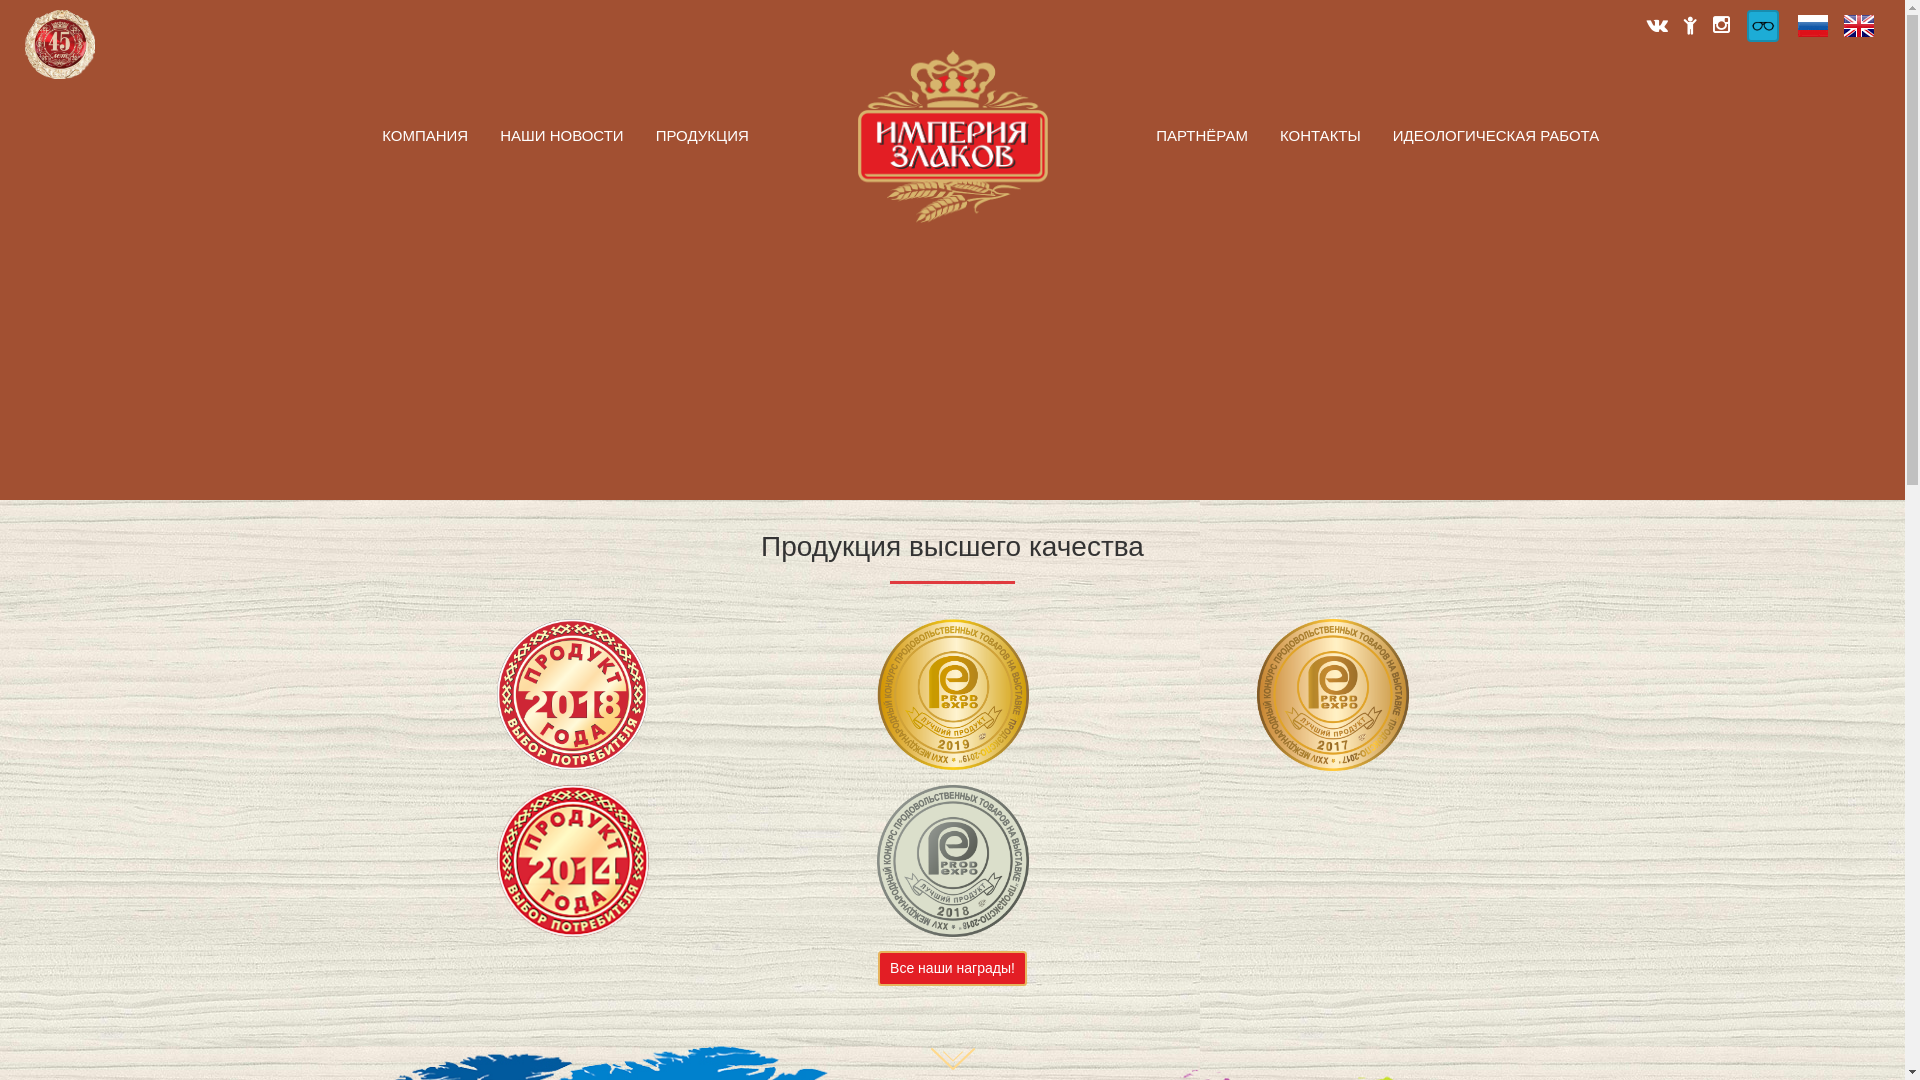 This screenshot has height=1080, width=1920. Describe the element at coordinates (1813, 26) in the screenshot. I see `'Russian (Russia)'` at that location.